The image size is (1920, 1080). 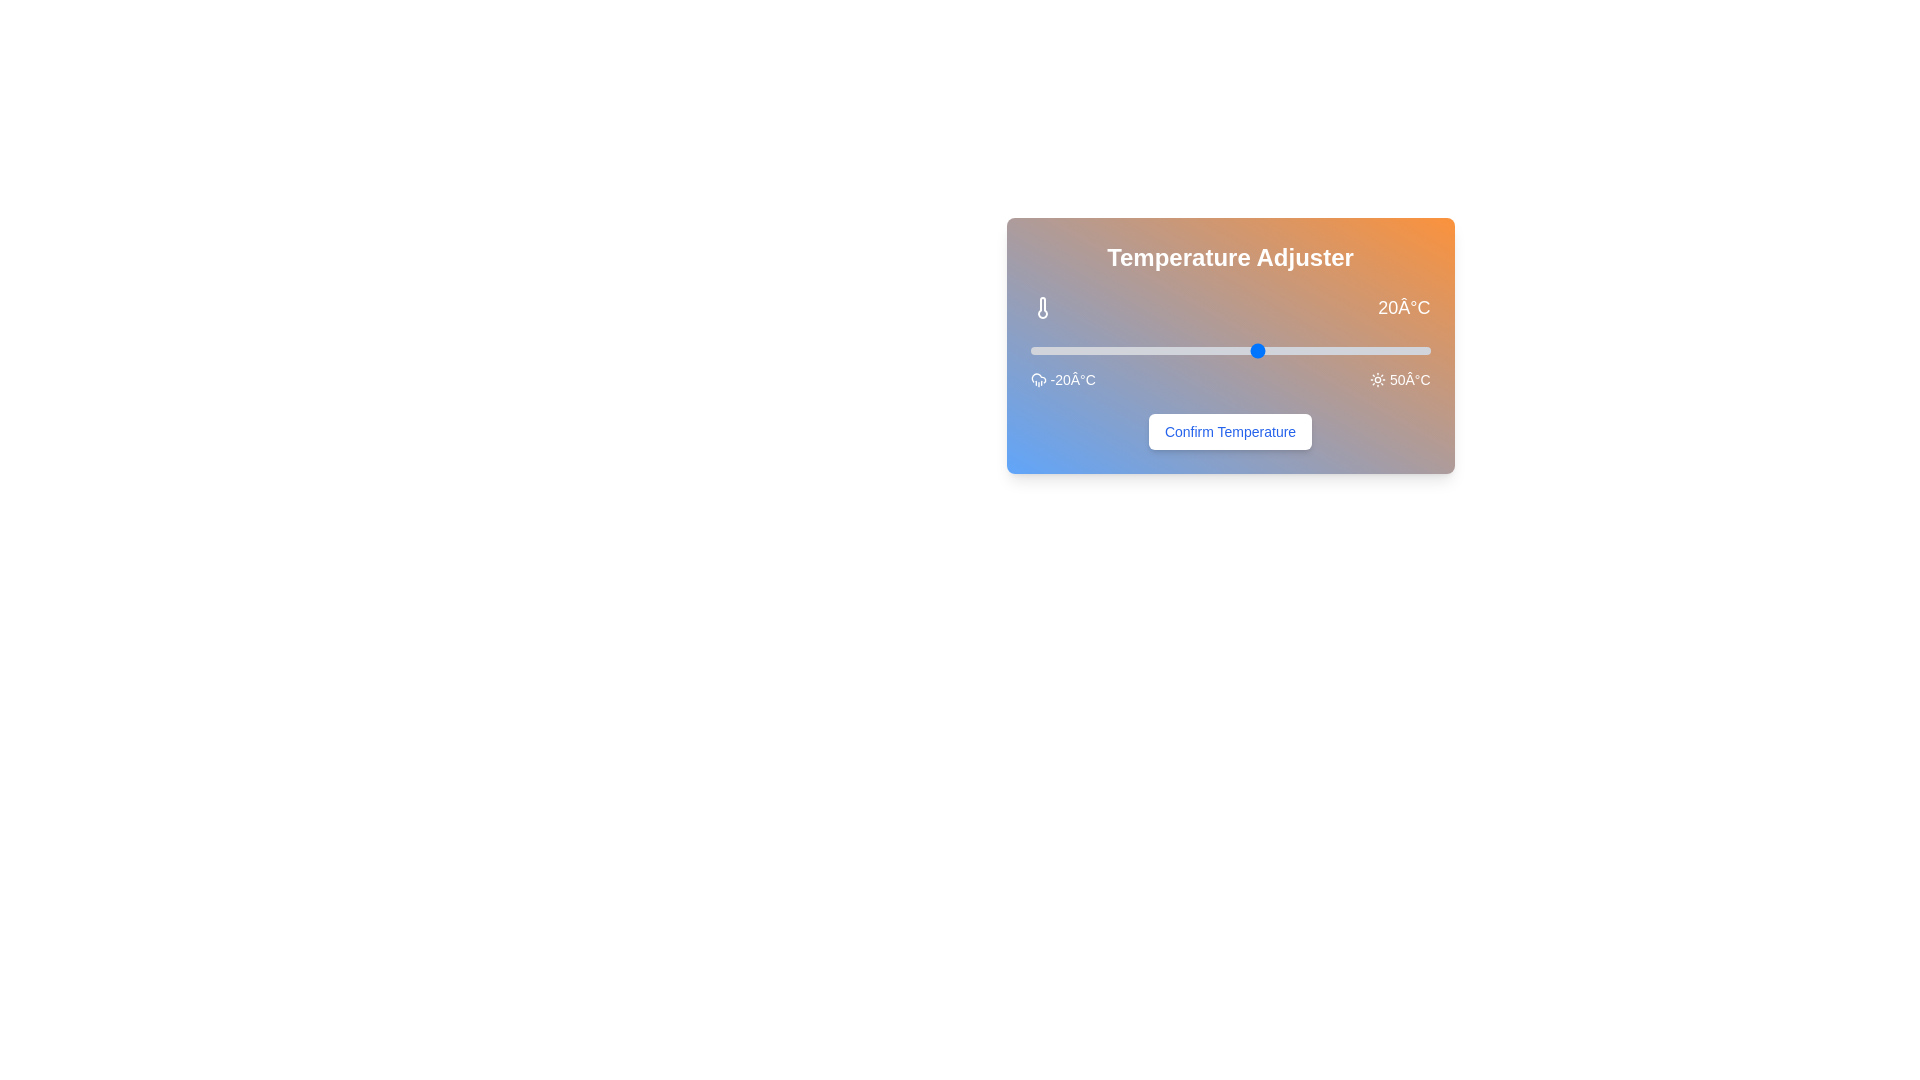 What do you see at coordinates (1156, 350) in the screenshot?
I see `the temperature slider to 2°C` at bounding box center [1156, 350].